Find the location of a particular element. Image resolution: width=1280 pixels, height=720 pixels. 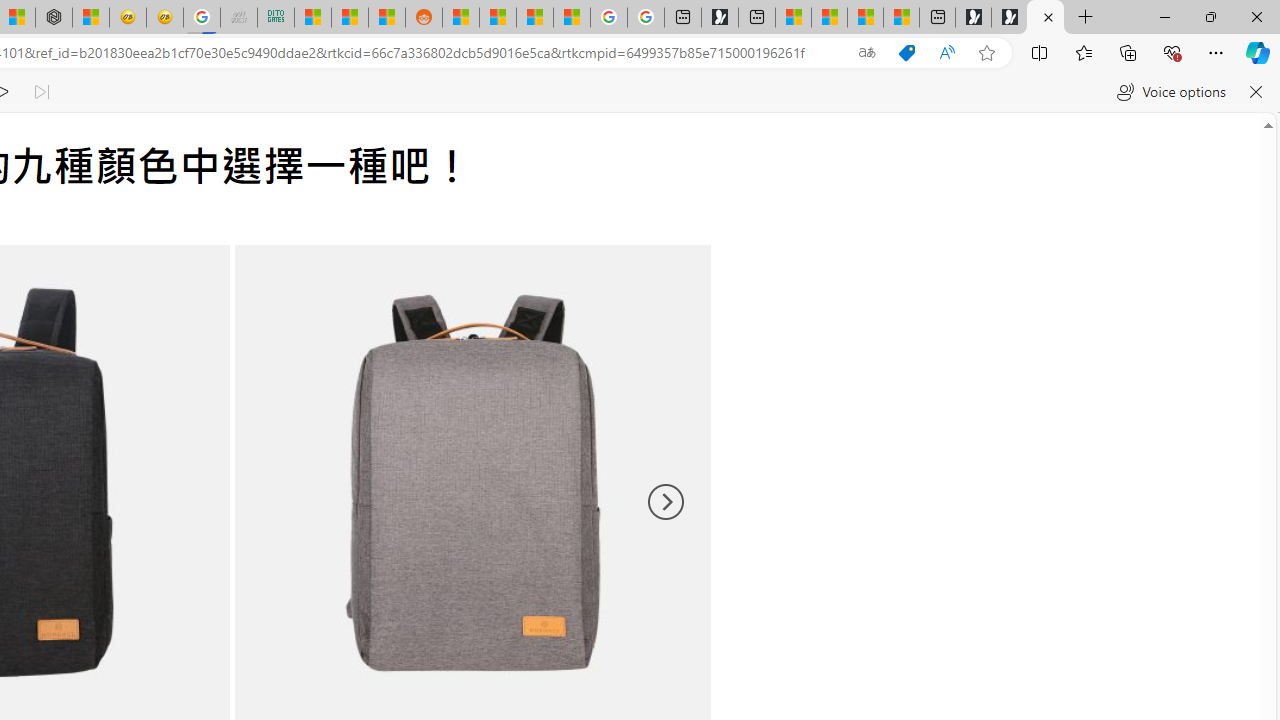

'Next' is located at coordinates (664, 500).